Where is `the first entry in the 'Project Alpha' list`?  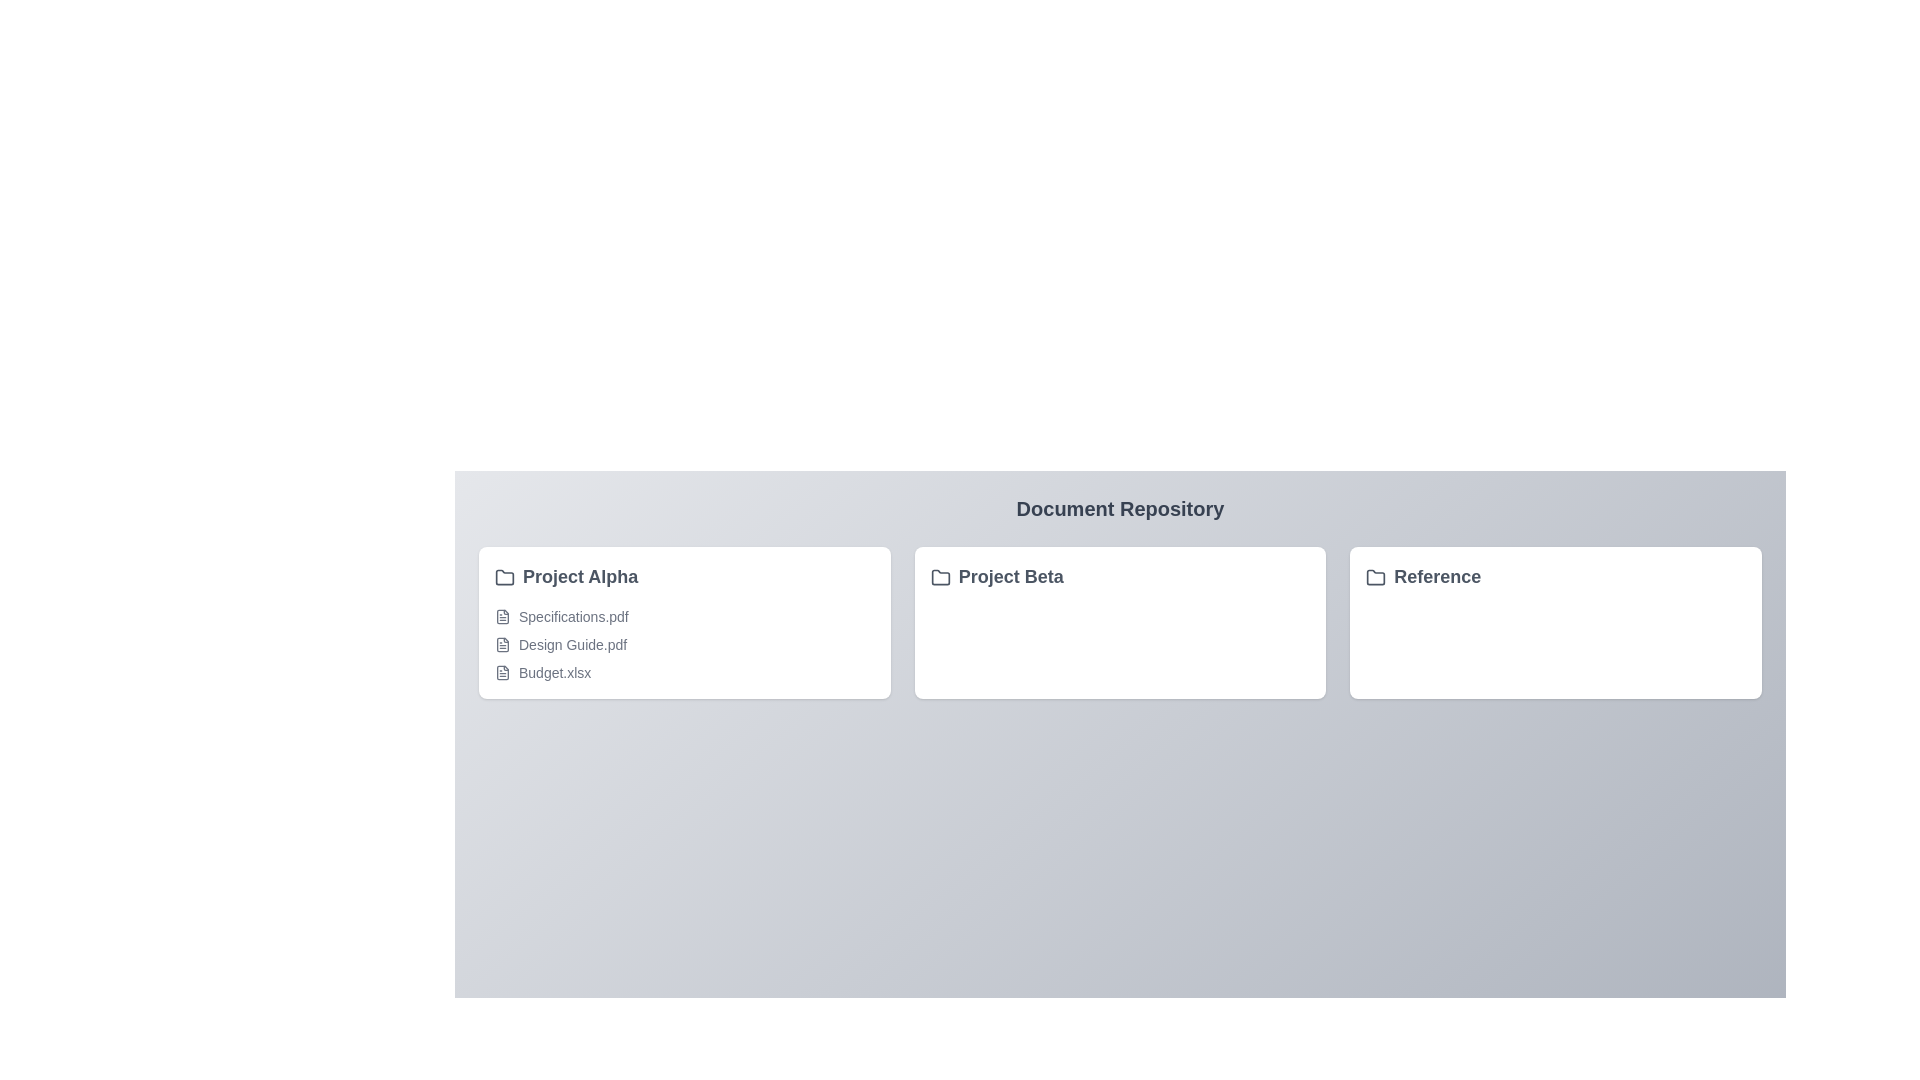 the first entry in the 'Project Alpha' list is located at coordinates (684, 616).